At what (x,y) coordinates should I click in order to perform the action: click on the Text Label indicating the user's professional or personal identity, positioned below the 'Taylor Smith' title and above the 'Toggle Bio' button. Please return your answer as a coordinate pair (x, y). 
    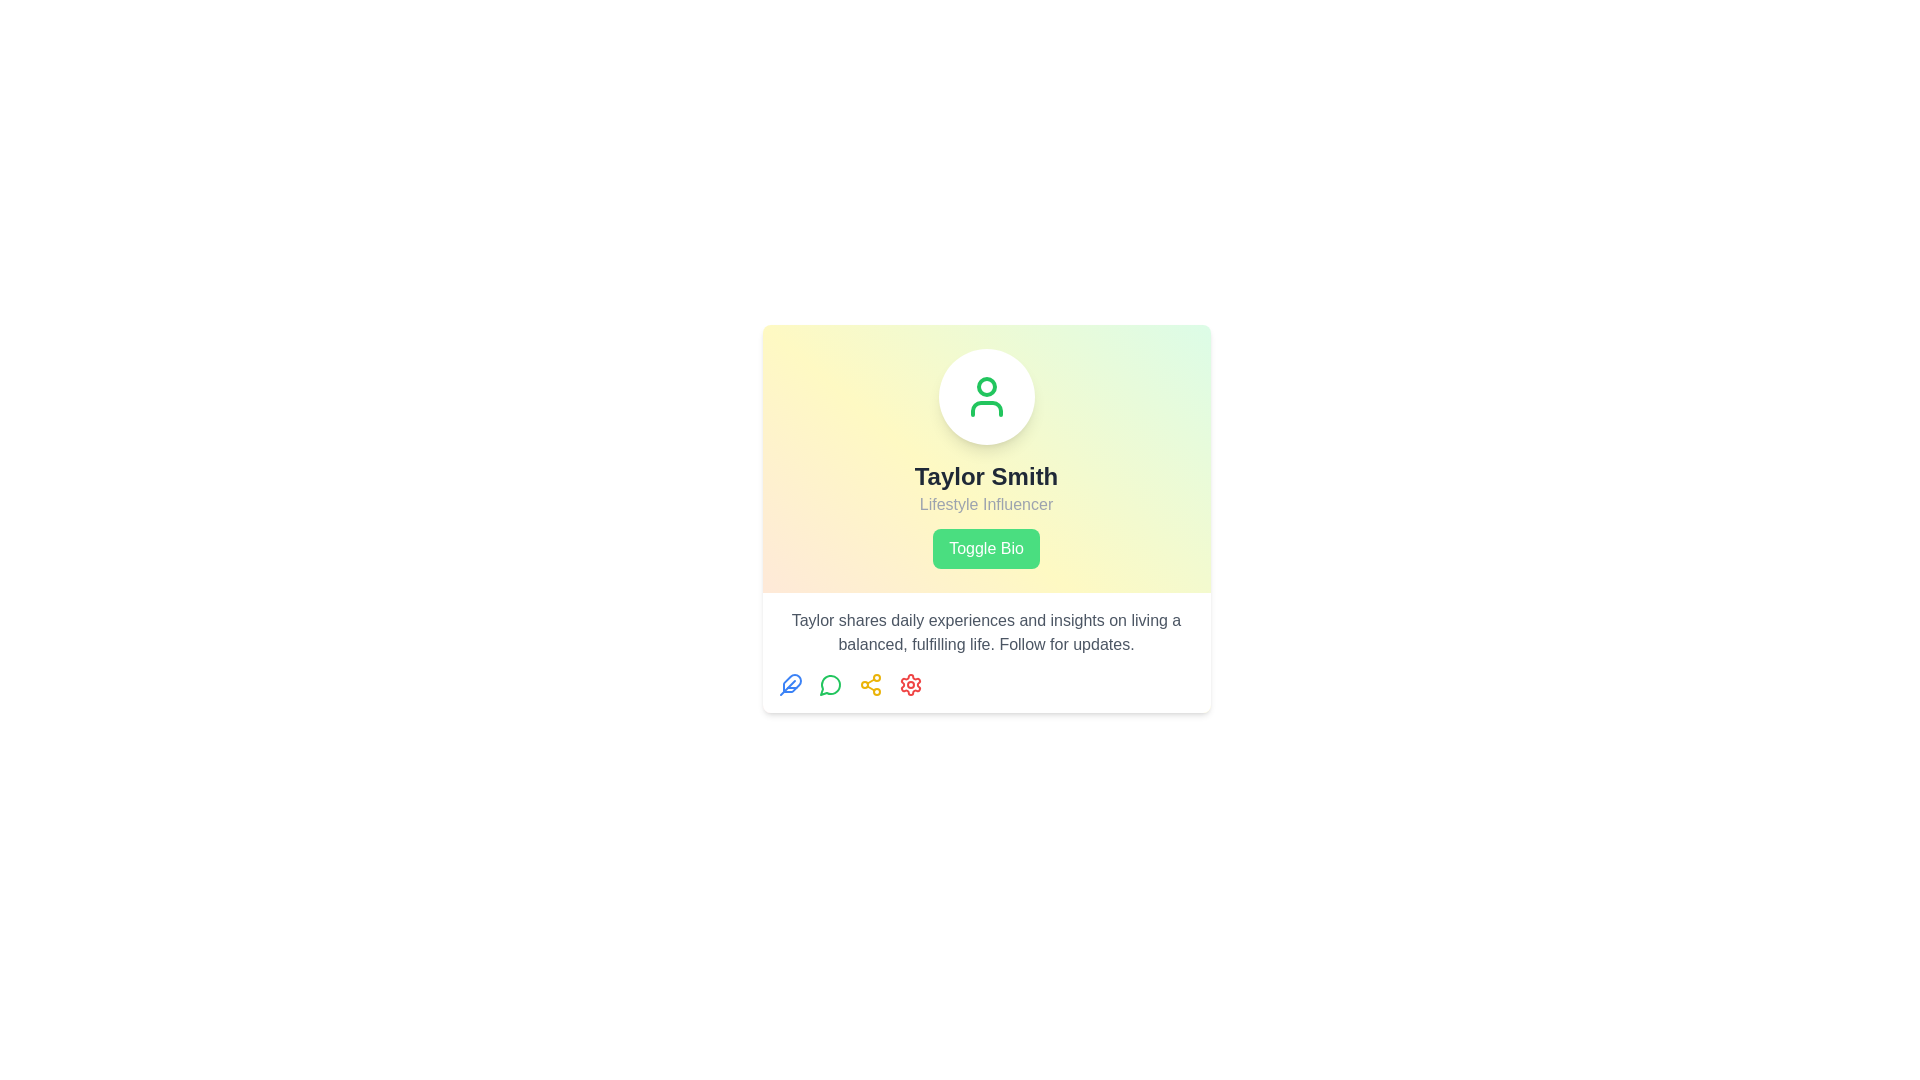
    Looking at the image, I should click on (986, 504).